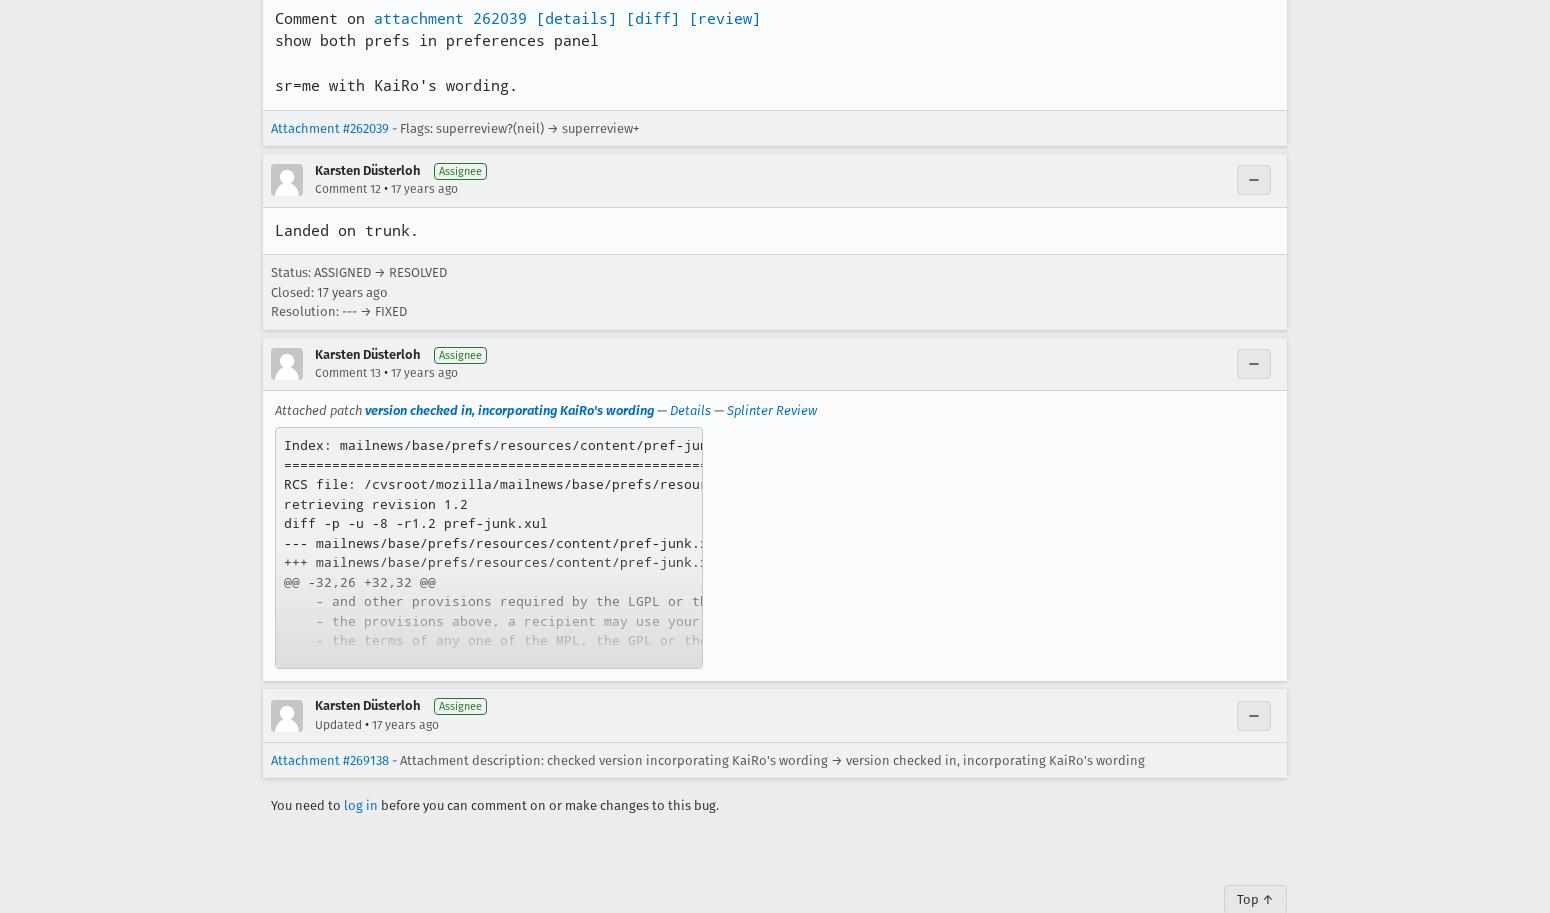 This screenshot has width=1550, height=913. What do you see at coordinates (652, 17) in the screenshot?
I see `'[diff]'` at bounding box center [652, 17].